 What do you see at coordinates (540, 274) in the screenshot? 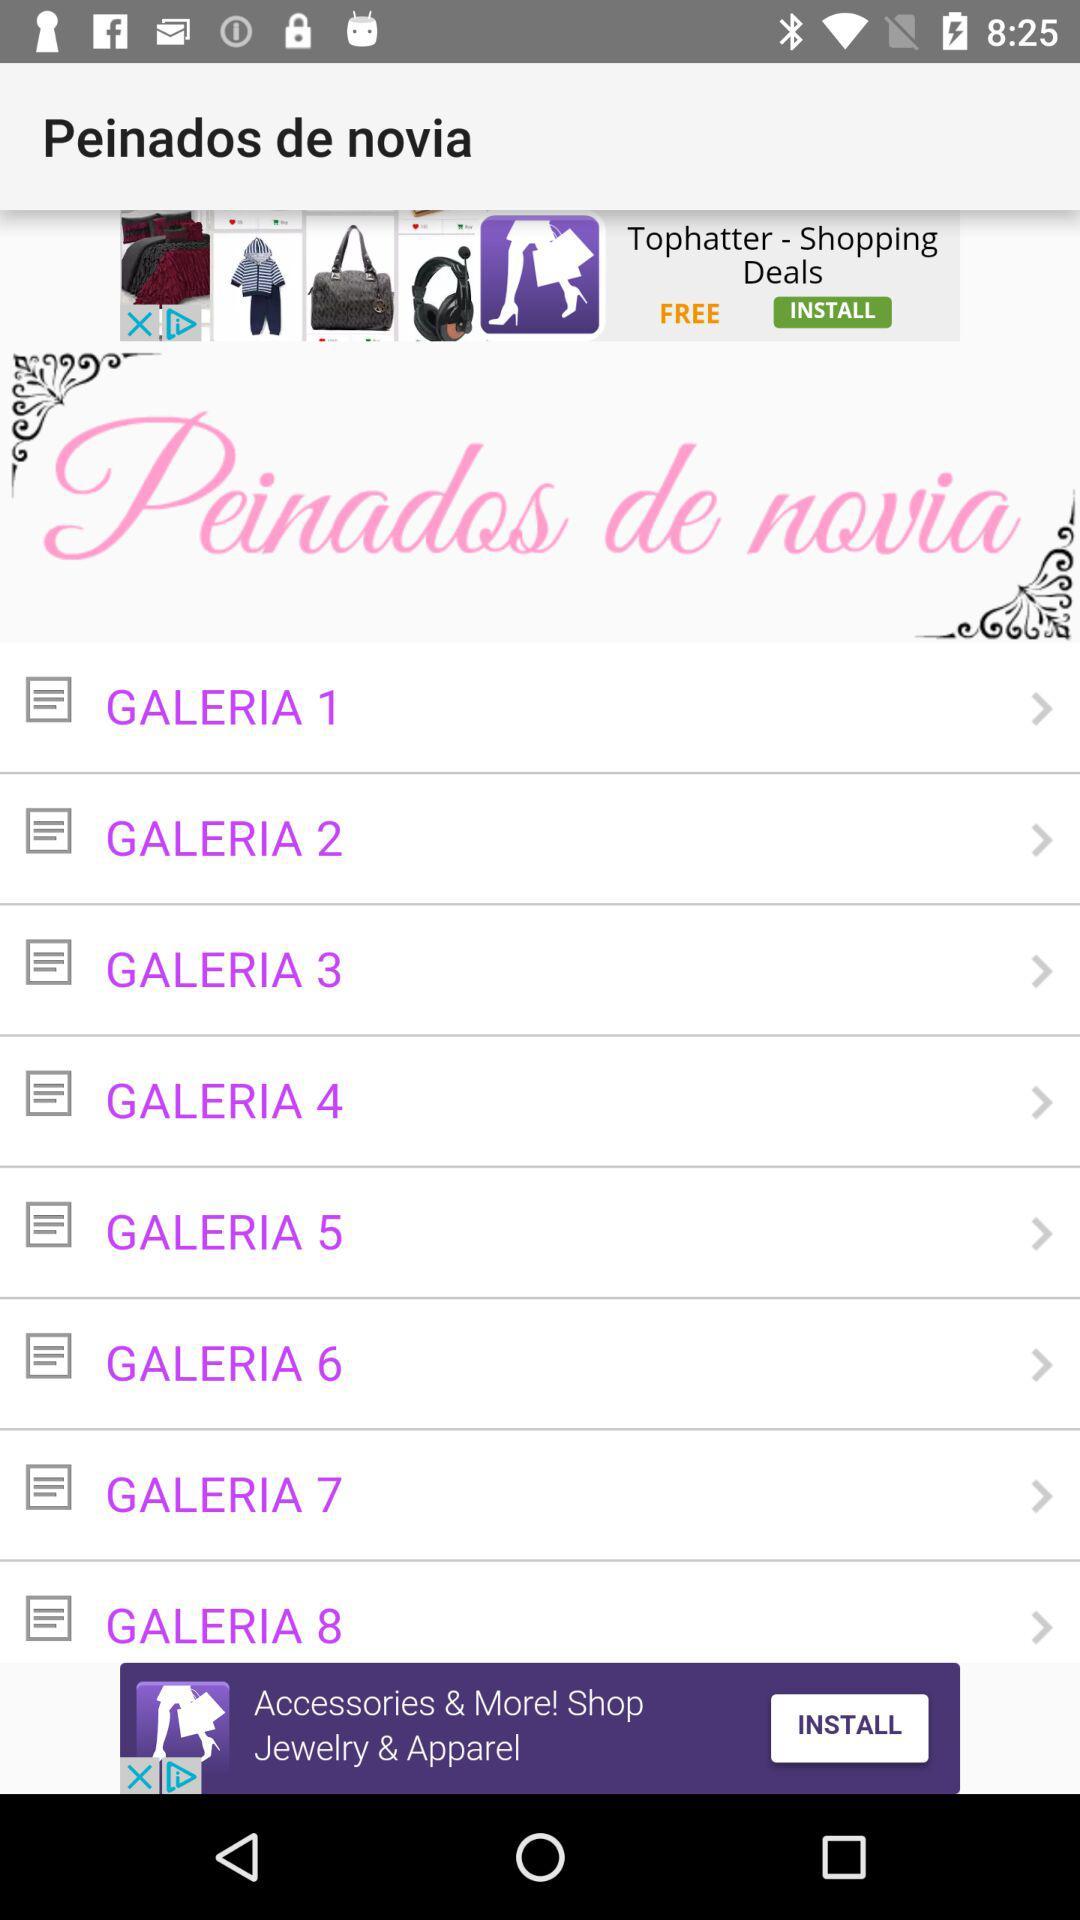
I see `click advertisement` at bounding box center [540, 274].